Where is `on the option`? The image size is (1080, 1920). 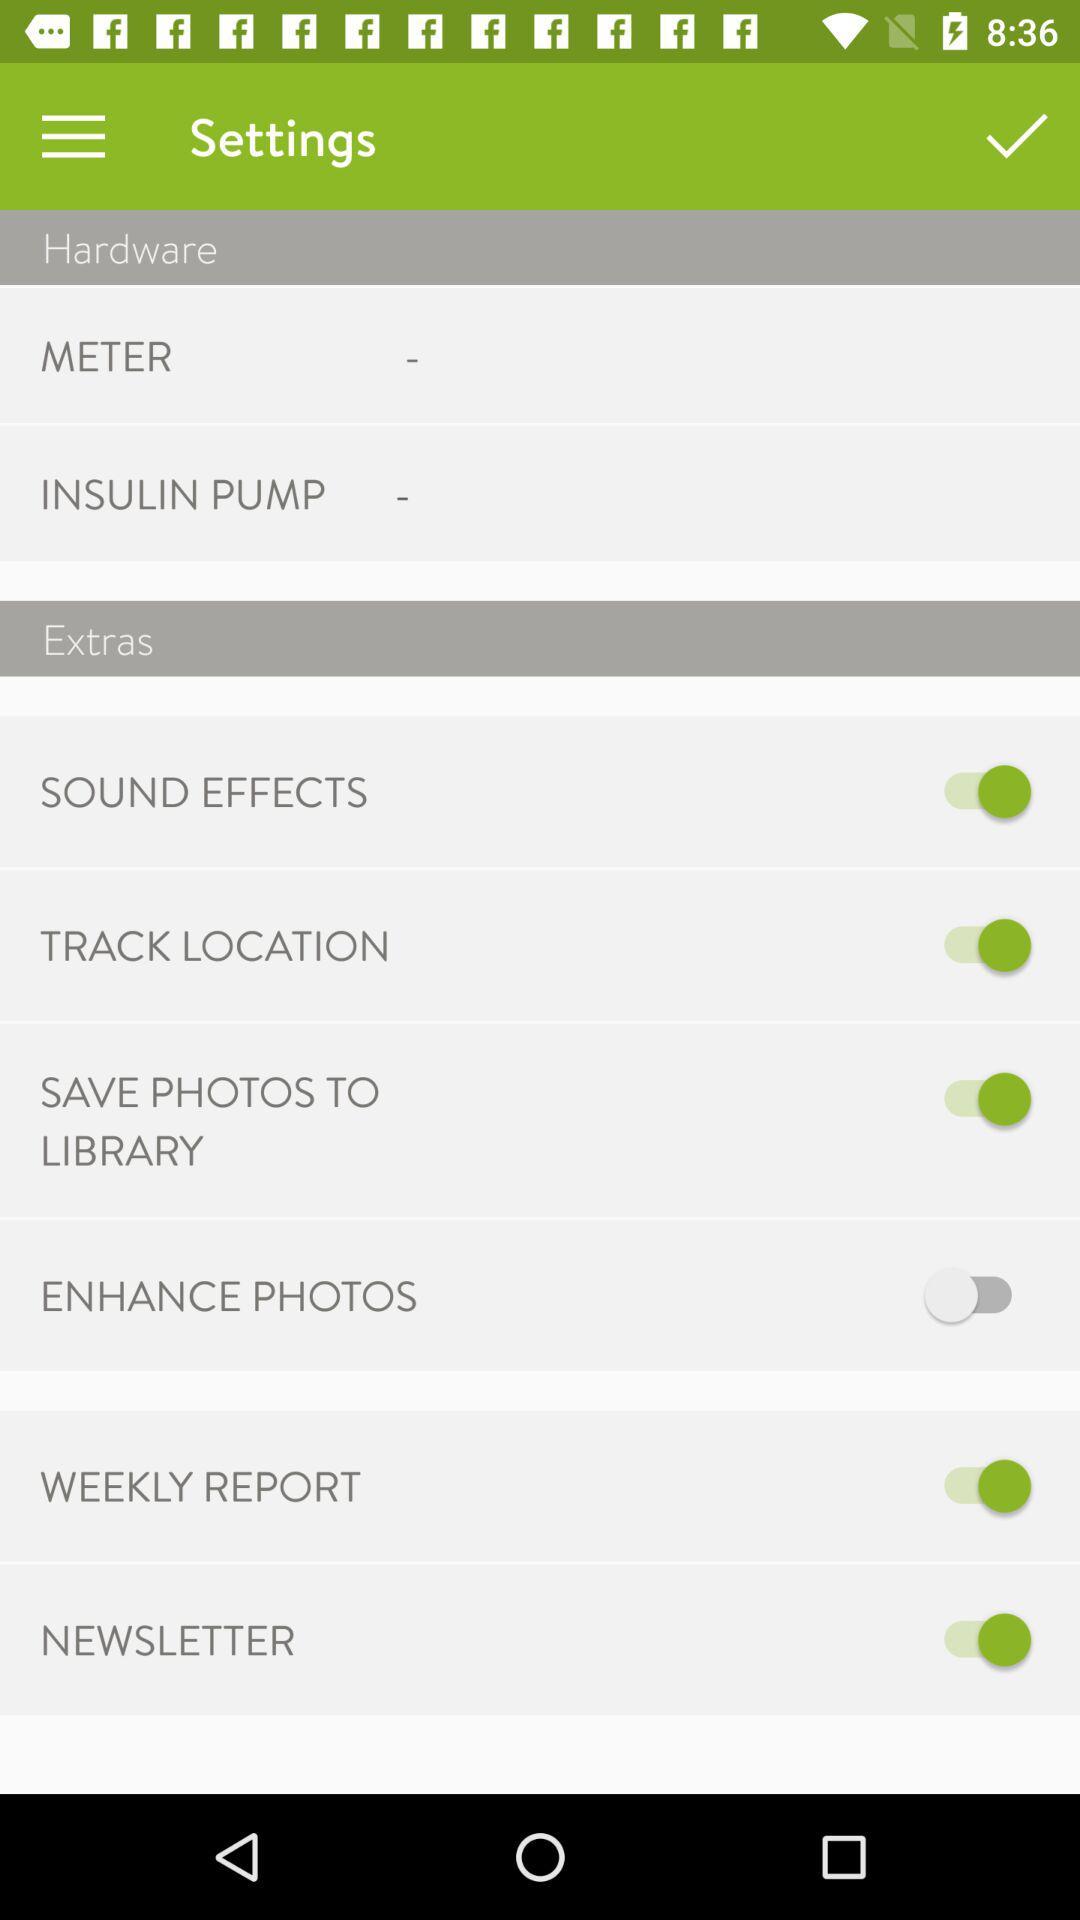
on the option is located at coordinates (747, 1639).